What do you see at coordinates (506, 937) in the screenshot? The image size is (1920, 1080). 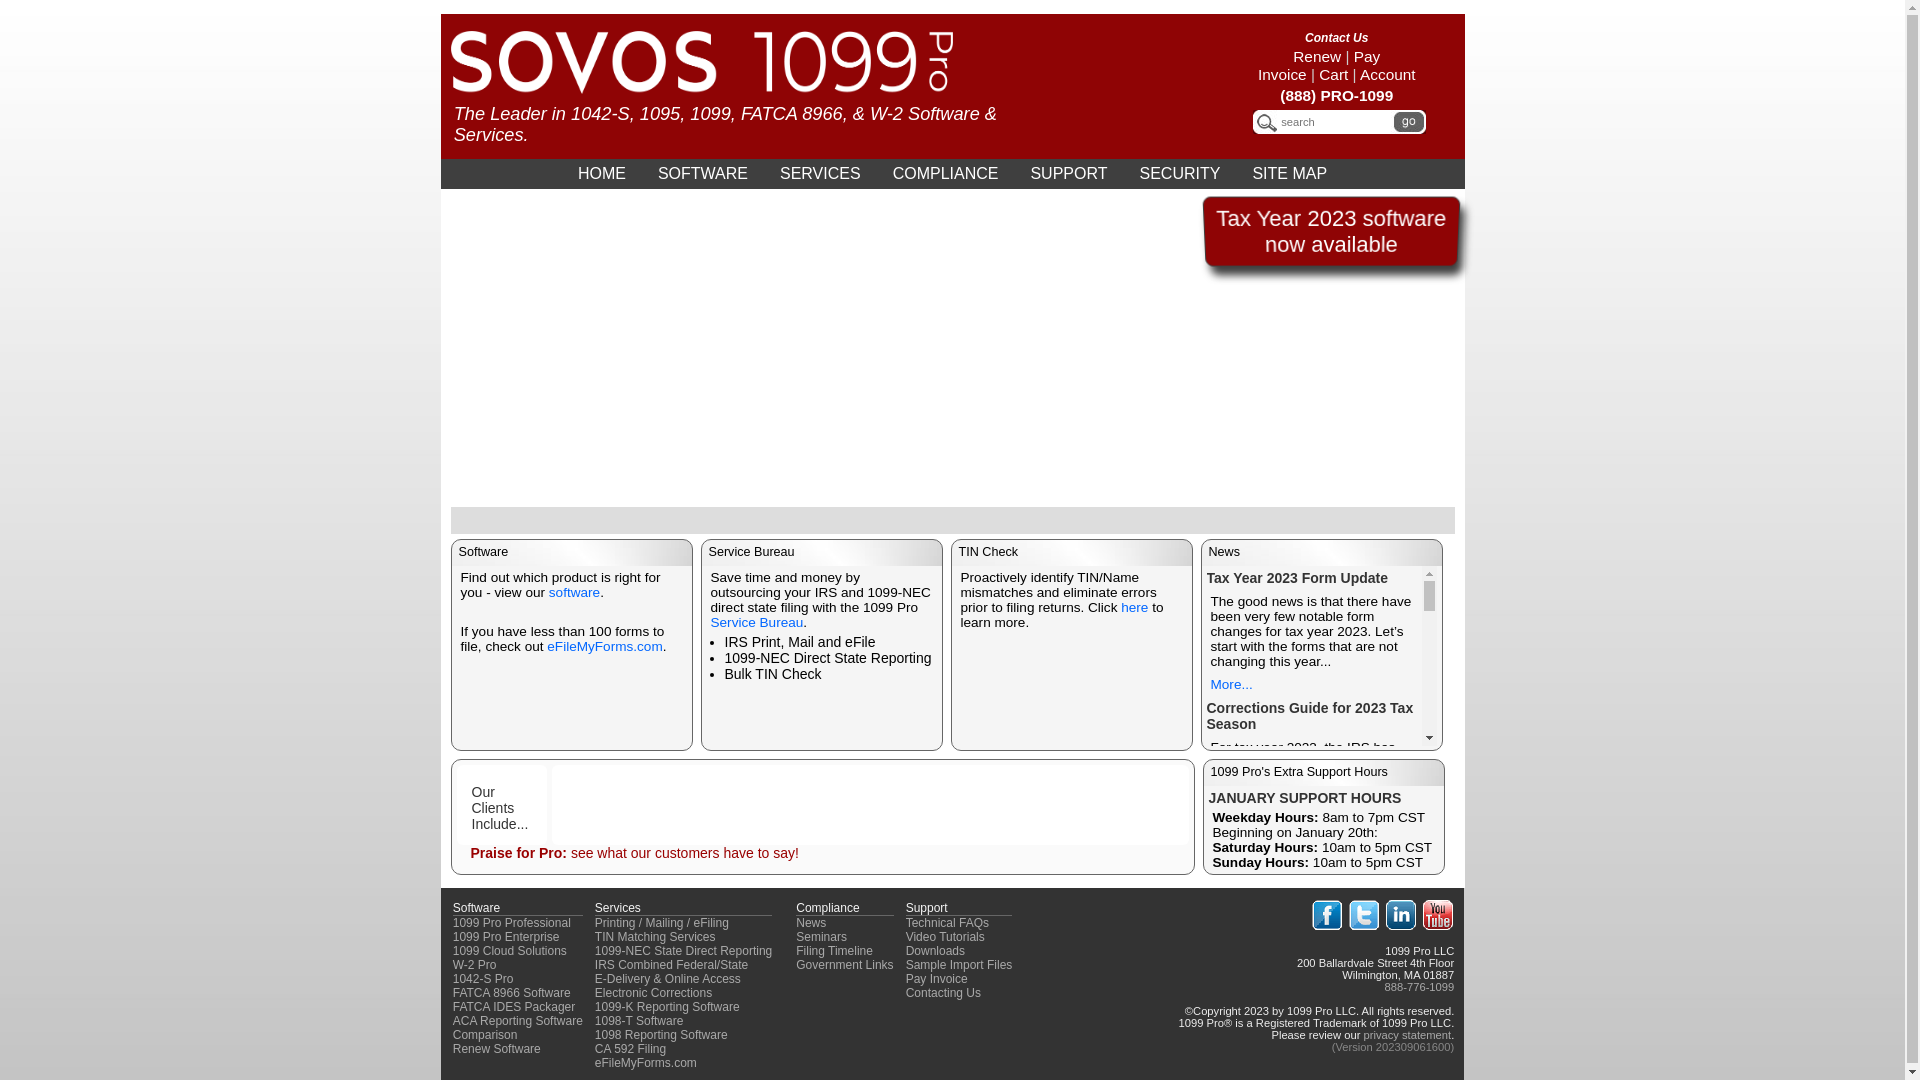 I see `'1099 Pro Enterprise'` at bounding box center [506, 937].